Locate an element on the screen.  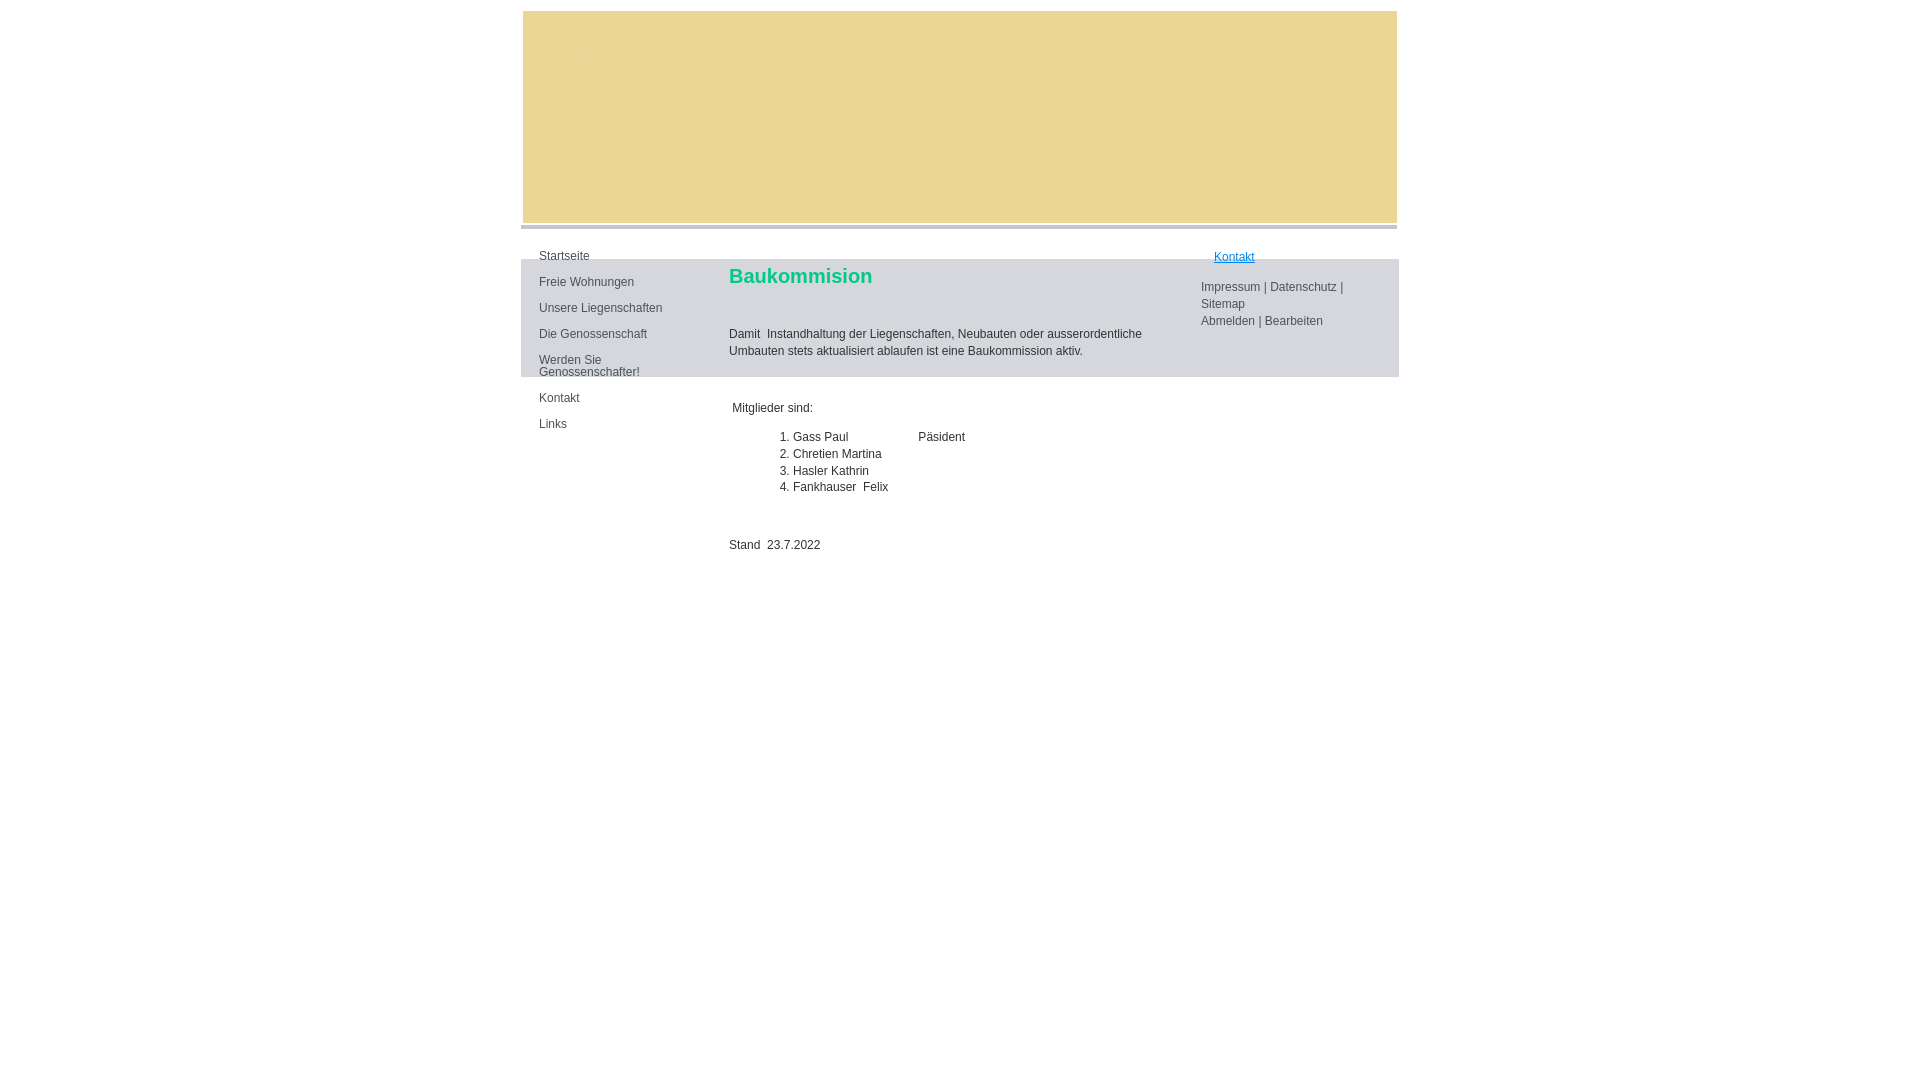
'Werden Sie Genossenschafter!' is located at coordinates (615, 366).